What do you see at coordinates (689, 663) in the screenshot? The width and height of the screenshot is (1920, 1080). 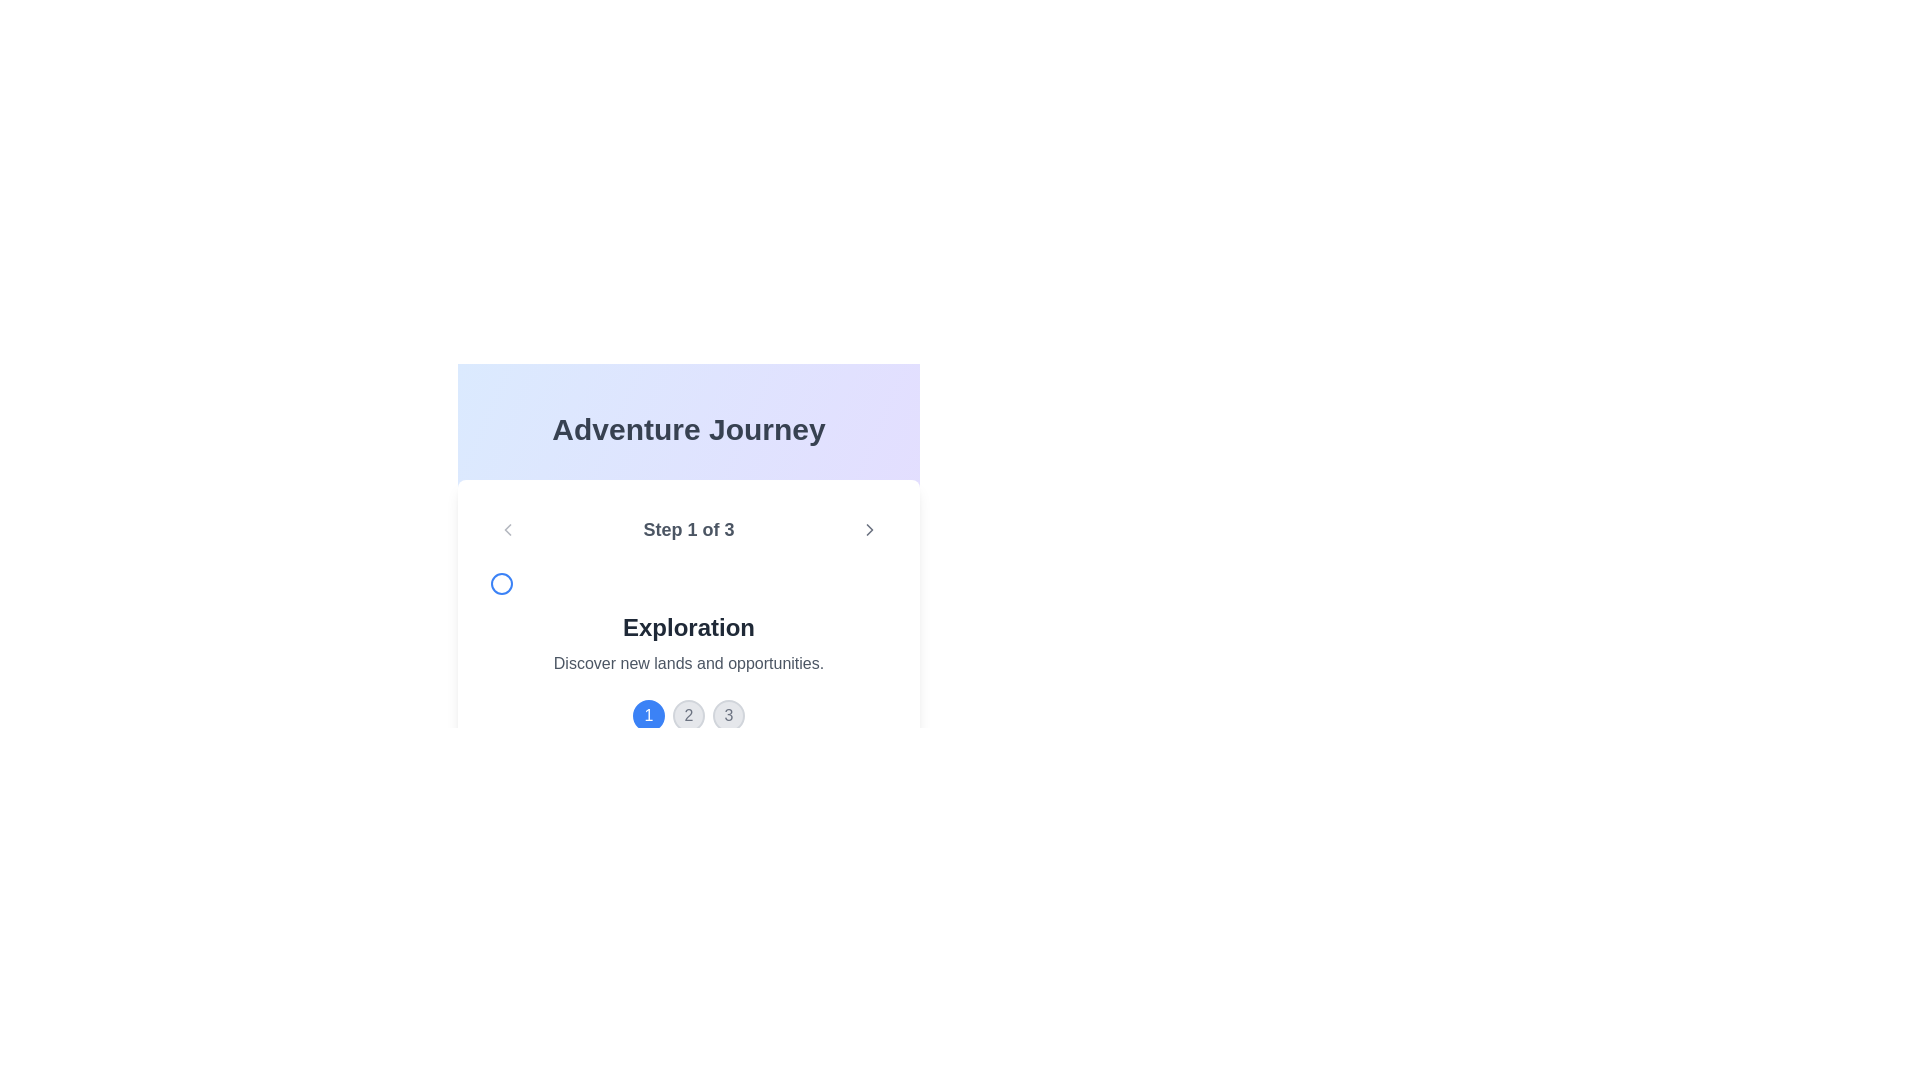 I see `the text label reading 'Discover new lands and opportunities.' which is styled in gray font and positioned directly below the 'Exploration' heading` at bounding box center [689, 663].